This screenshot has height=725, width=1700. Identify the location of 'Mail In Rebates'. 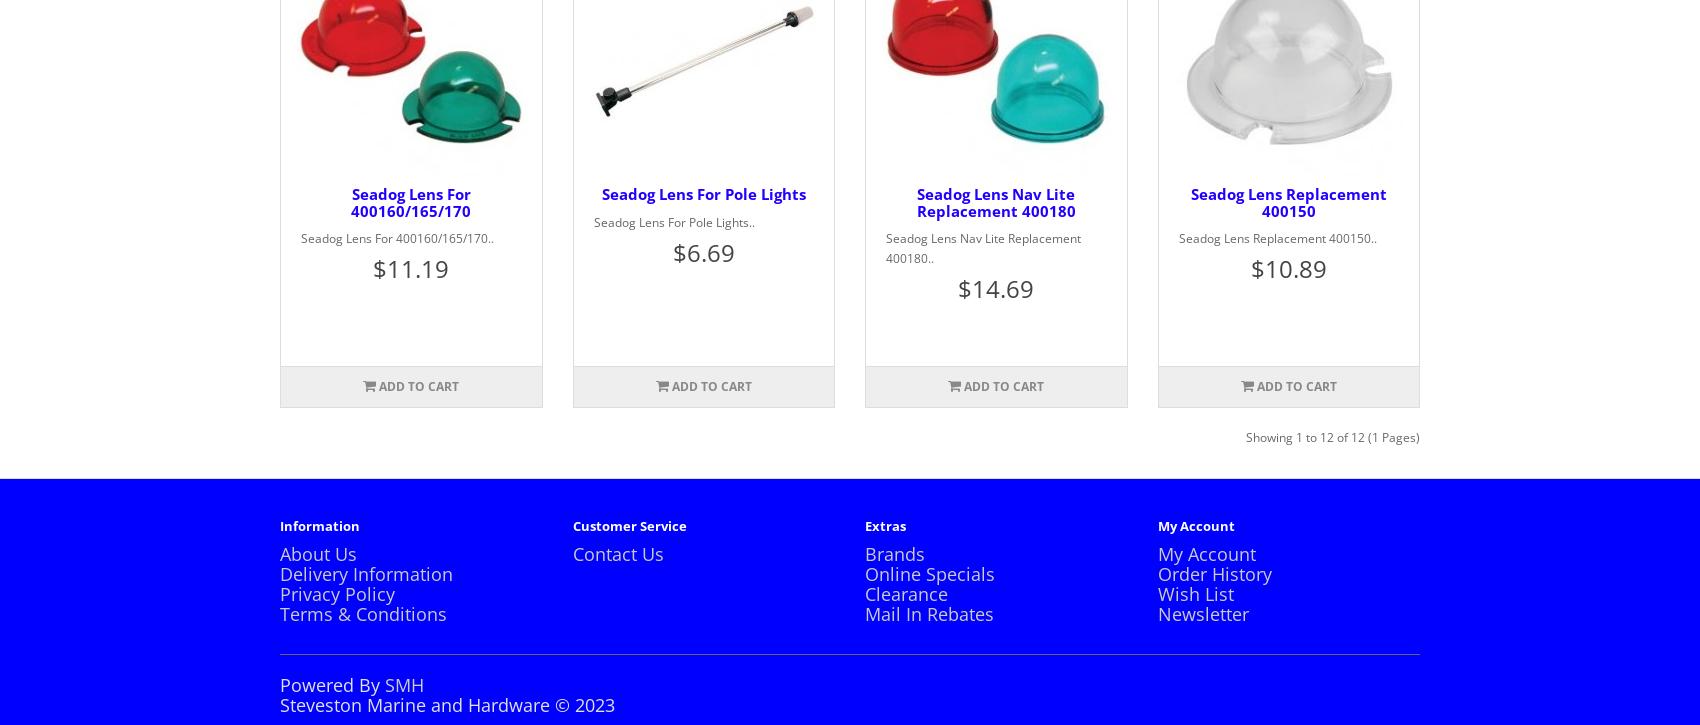
(864, 611).